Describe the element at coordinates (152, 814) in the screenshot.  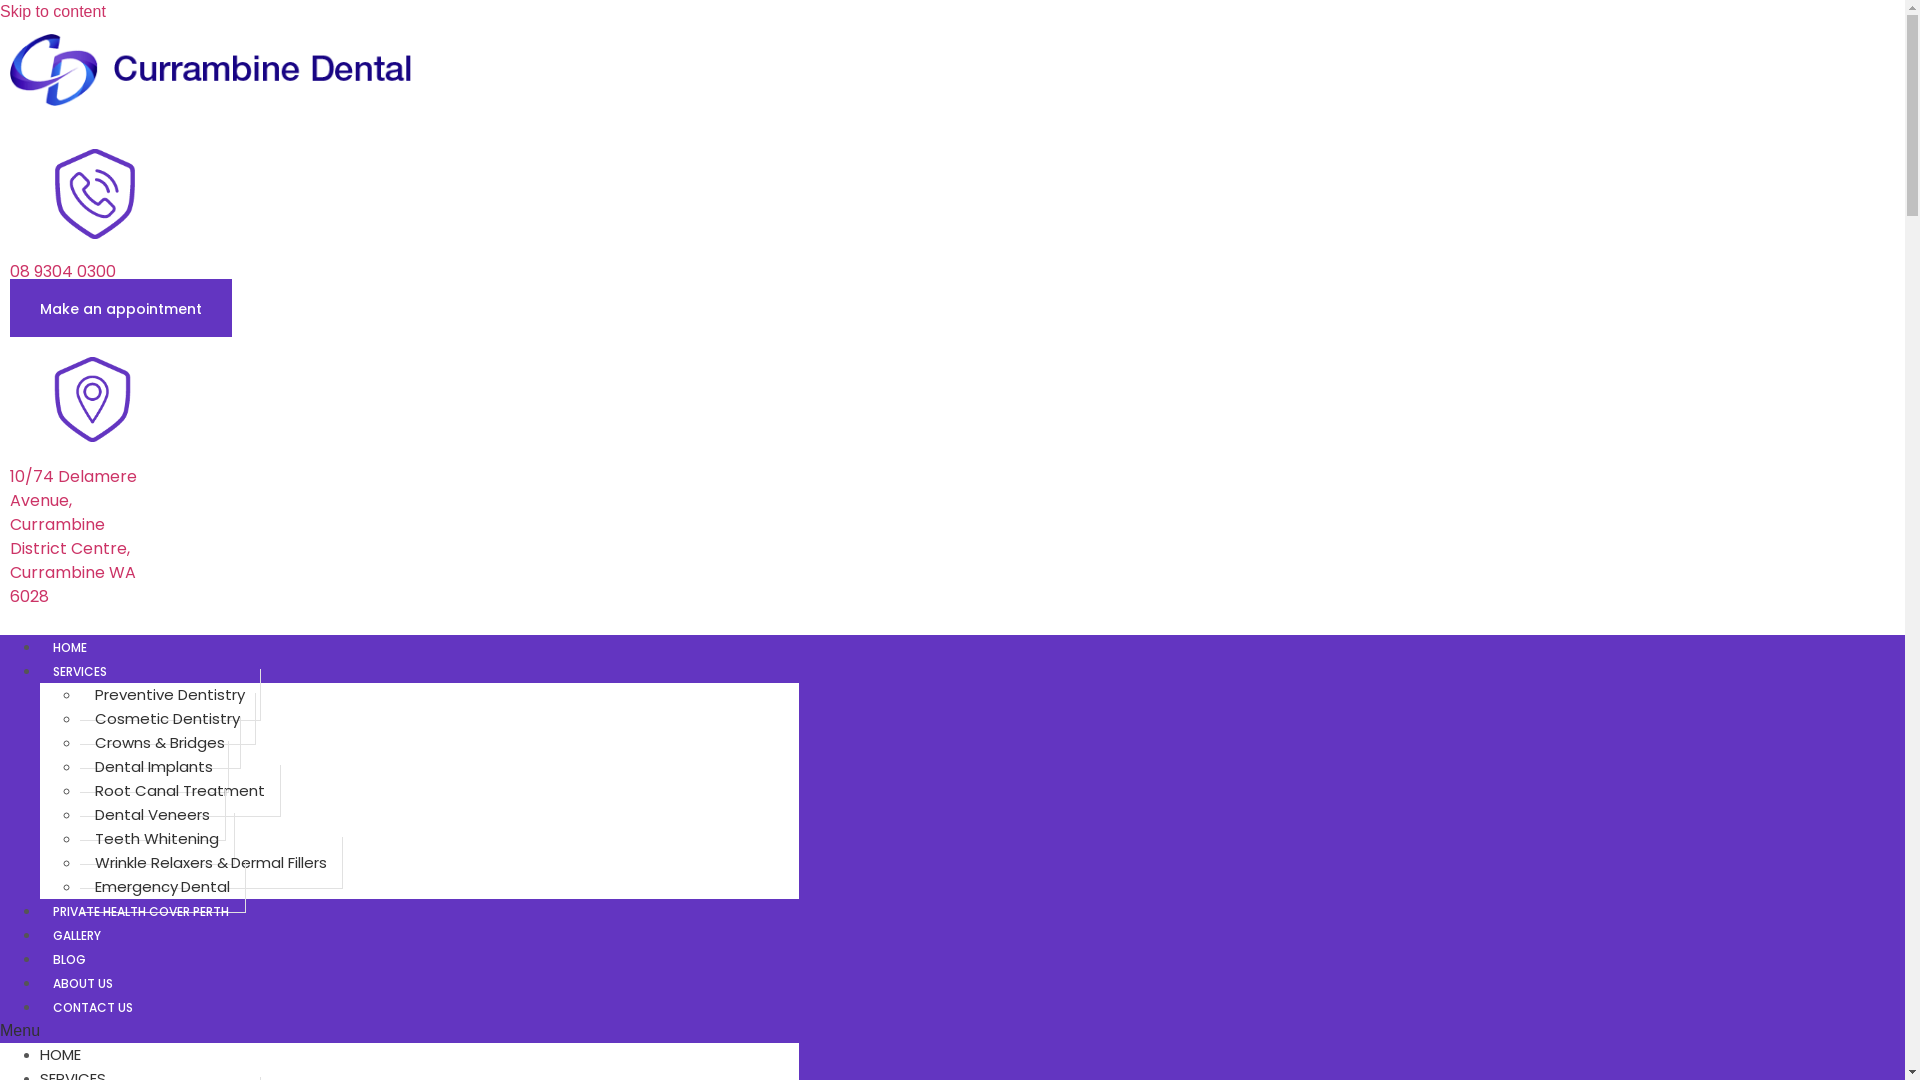
I see `'Dental Veneers'` at that location.